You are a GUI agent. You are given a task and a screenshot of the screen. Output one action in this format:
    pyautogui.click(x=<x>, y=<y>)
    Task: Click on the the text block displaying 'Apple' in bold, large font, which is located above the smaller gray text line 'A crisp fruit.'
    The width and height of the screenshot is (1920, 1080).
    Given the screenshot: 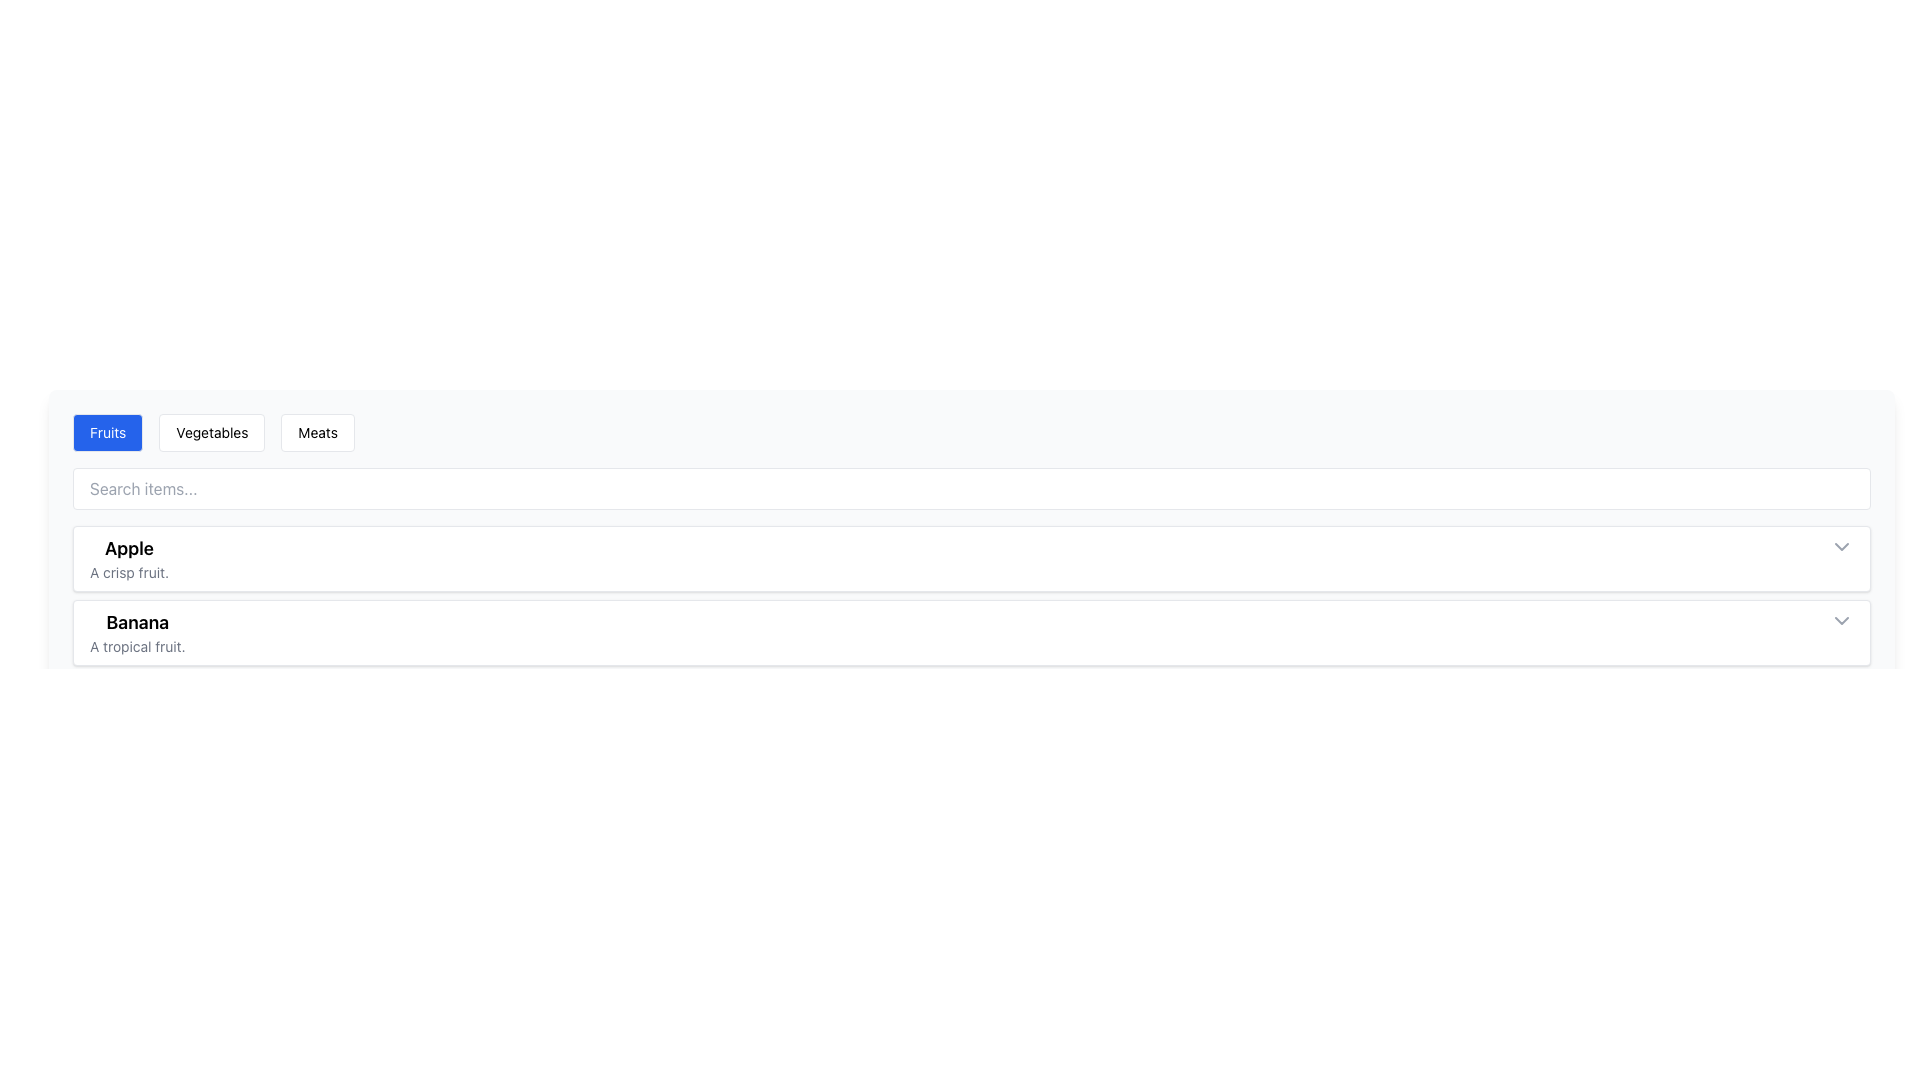 What is the action you would take?
    pyautogui.click(x=128, y=559)
    